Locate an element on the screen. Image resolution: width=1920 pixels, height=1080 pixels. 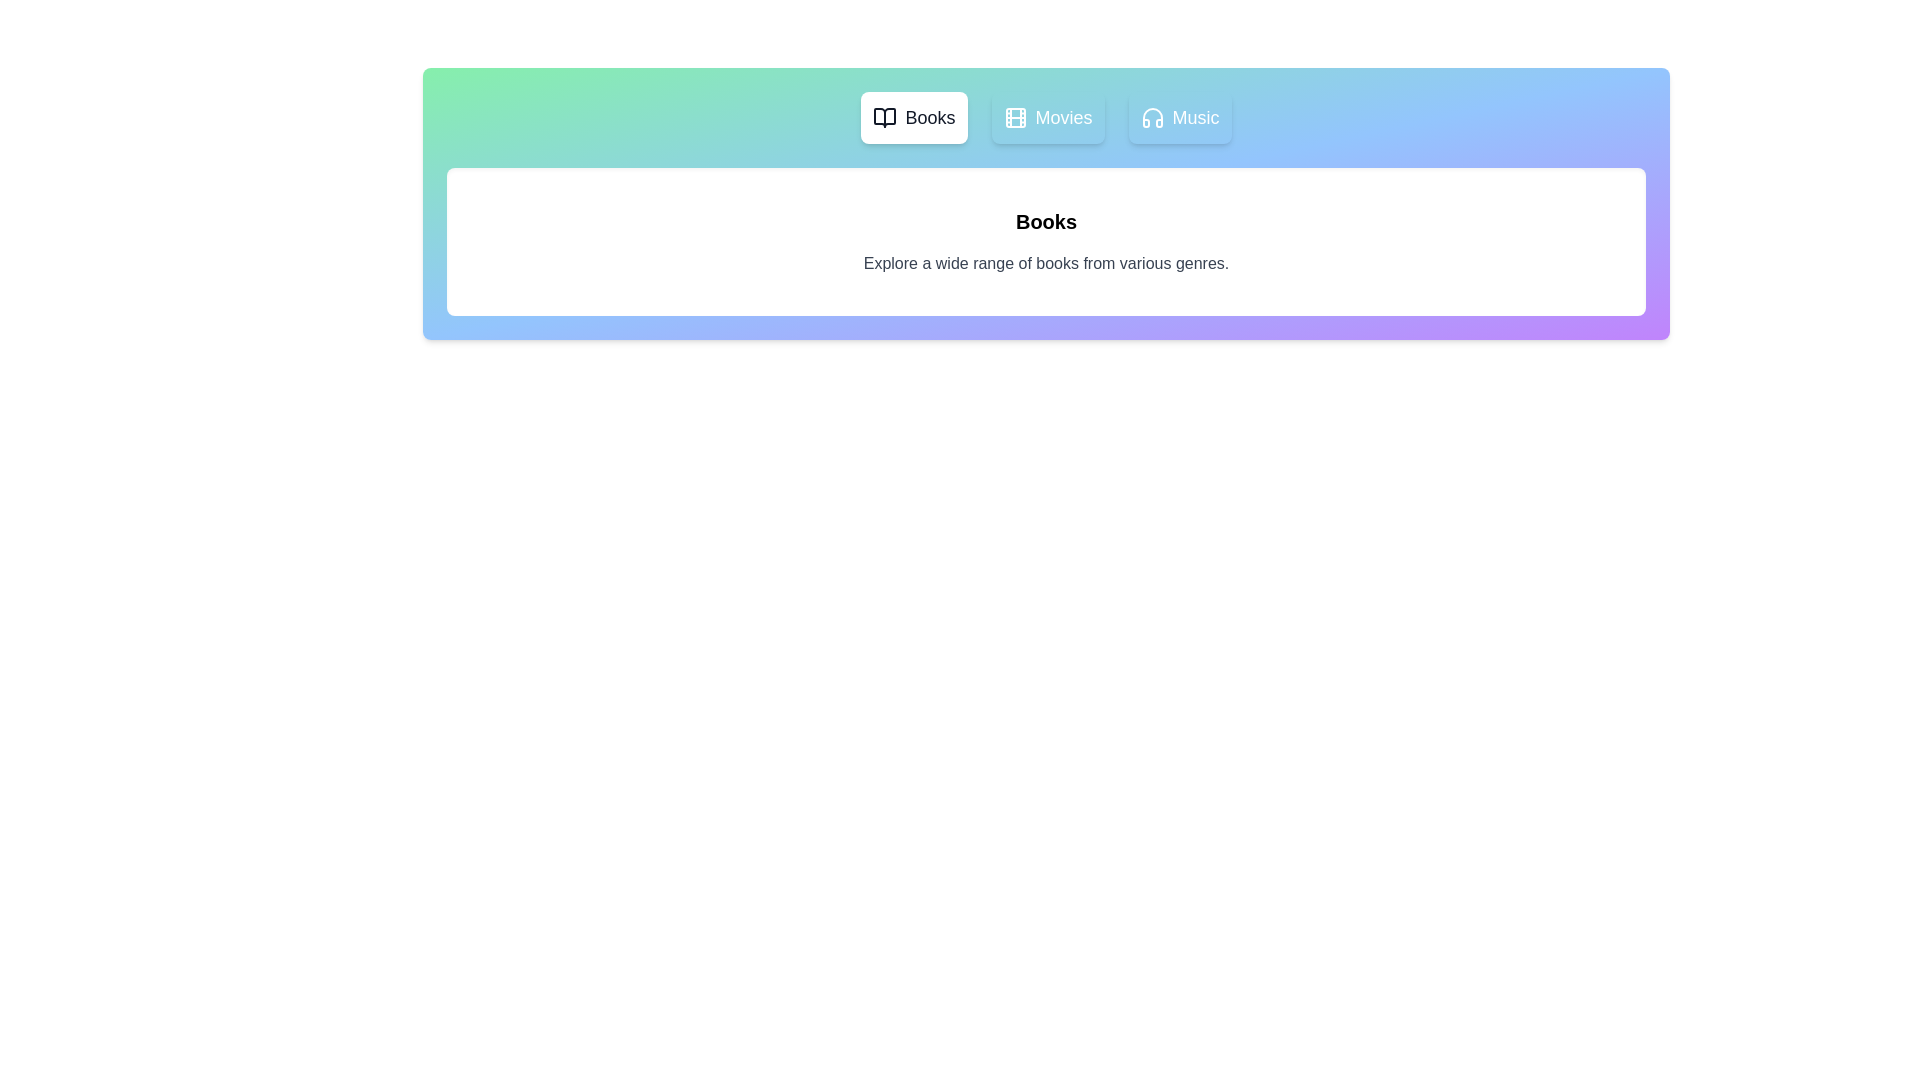
the tab labeled Movies is located at coordinates (1046, 118).